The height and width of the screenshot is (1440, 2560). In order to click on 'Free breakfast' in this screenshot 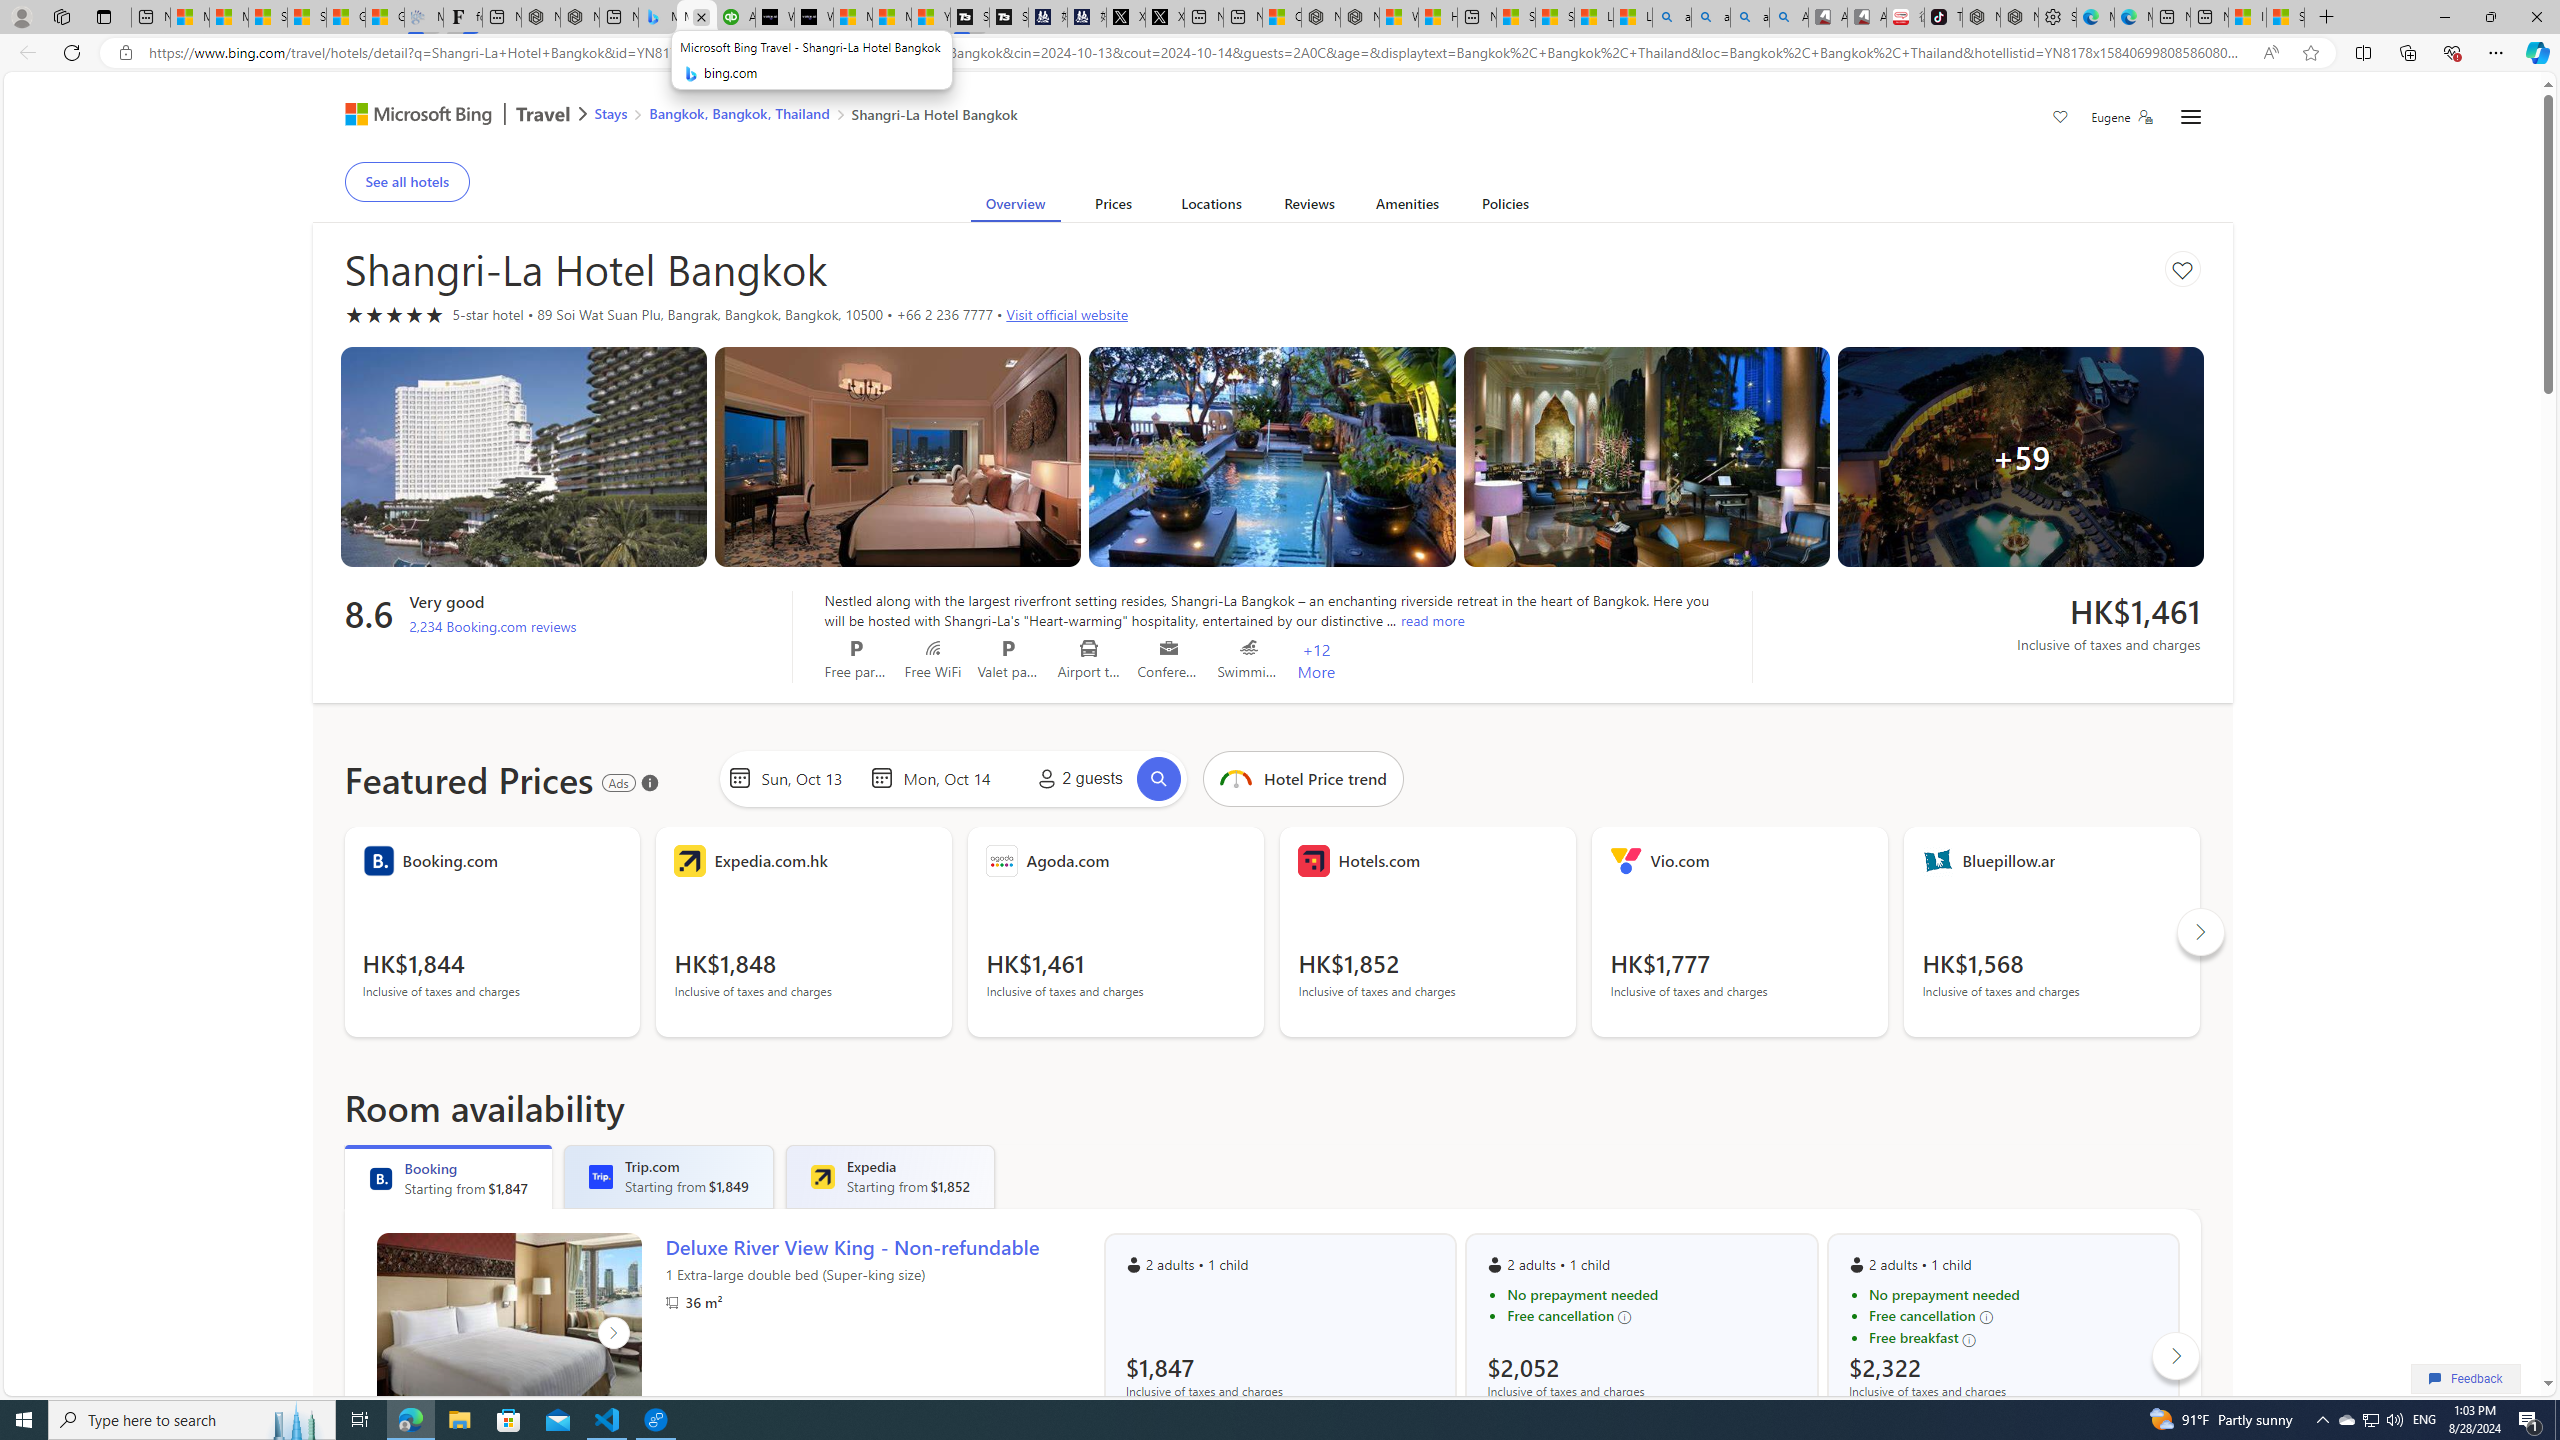, I will do `click(2013, 1338)`.